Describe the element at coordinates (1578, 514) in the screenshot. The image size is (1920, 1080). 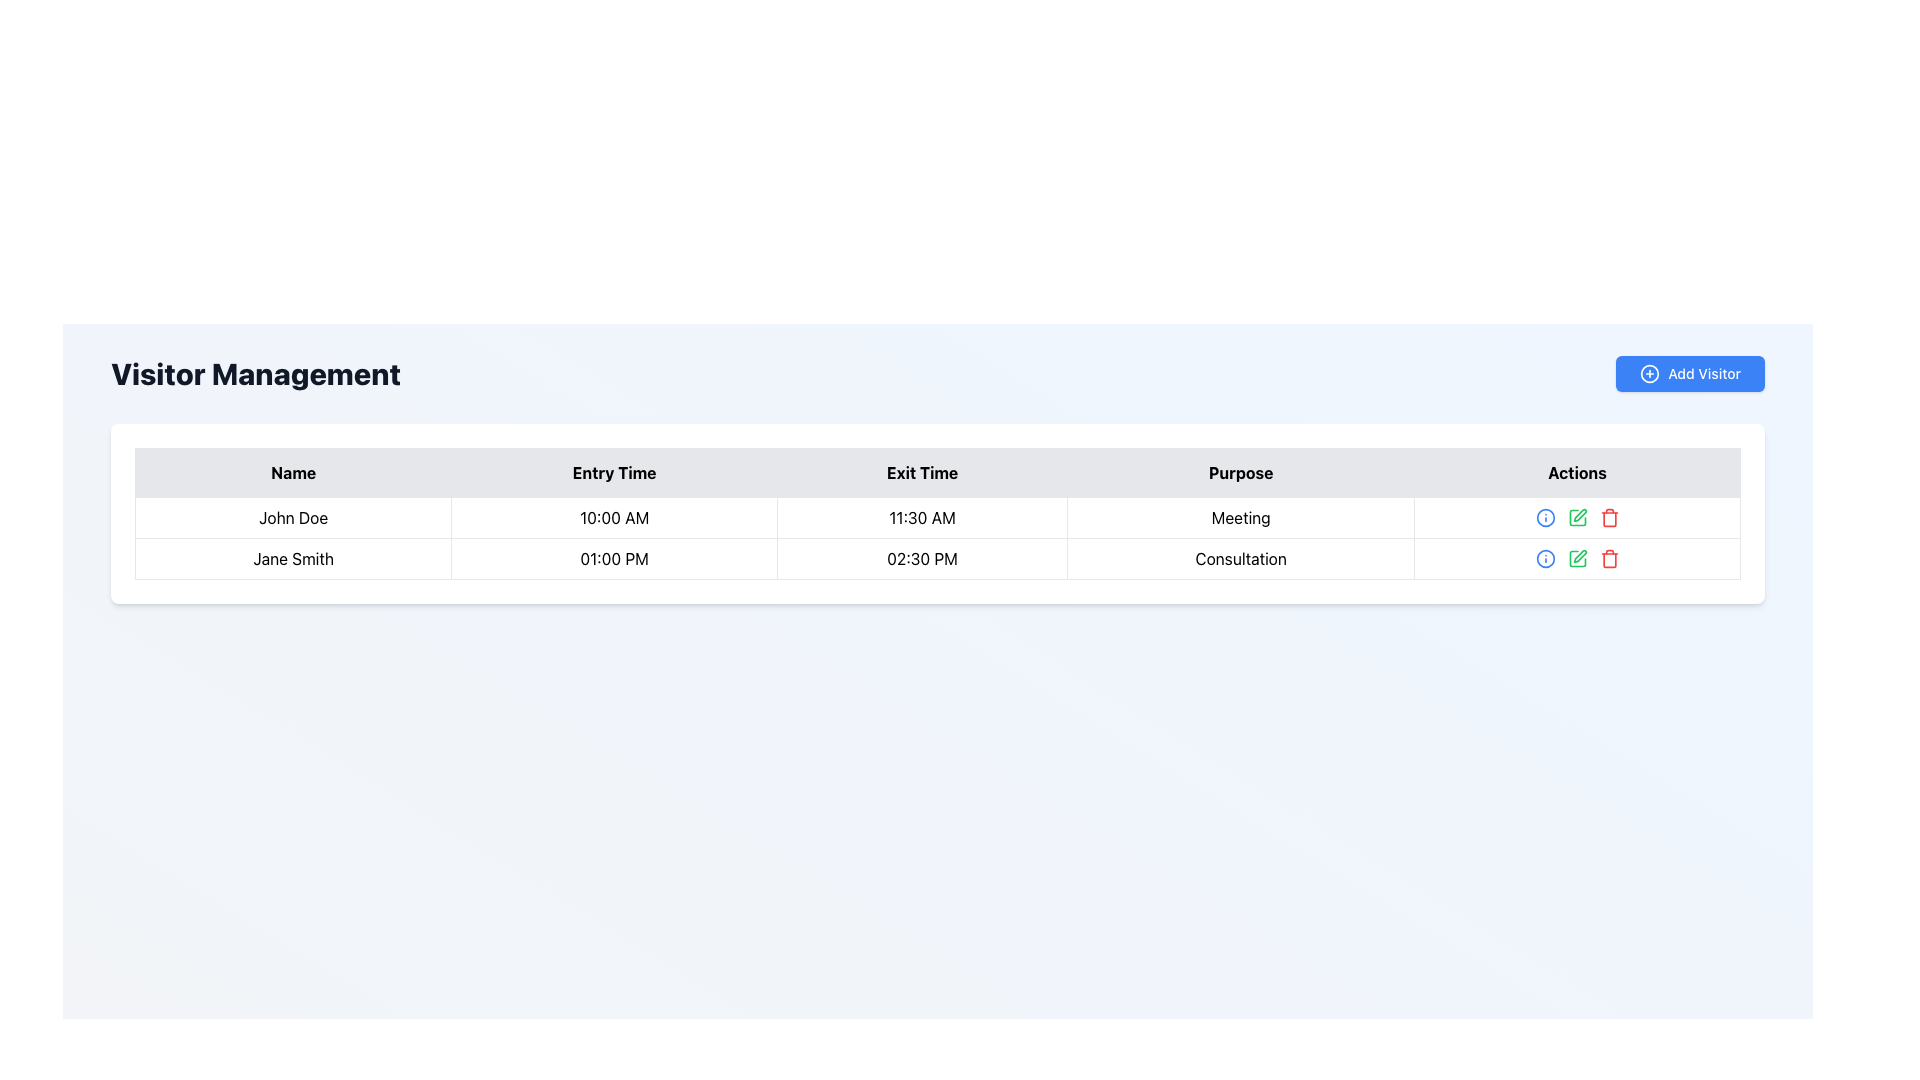
I see `the pen-like icon located in the 'Actions' column of the second row of the table to initiate editing` at that location.